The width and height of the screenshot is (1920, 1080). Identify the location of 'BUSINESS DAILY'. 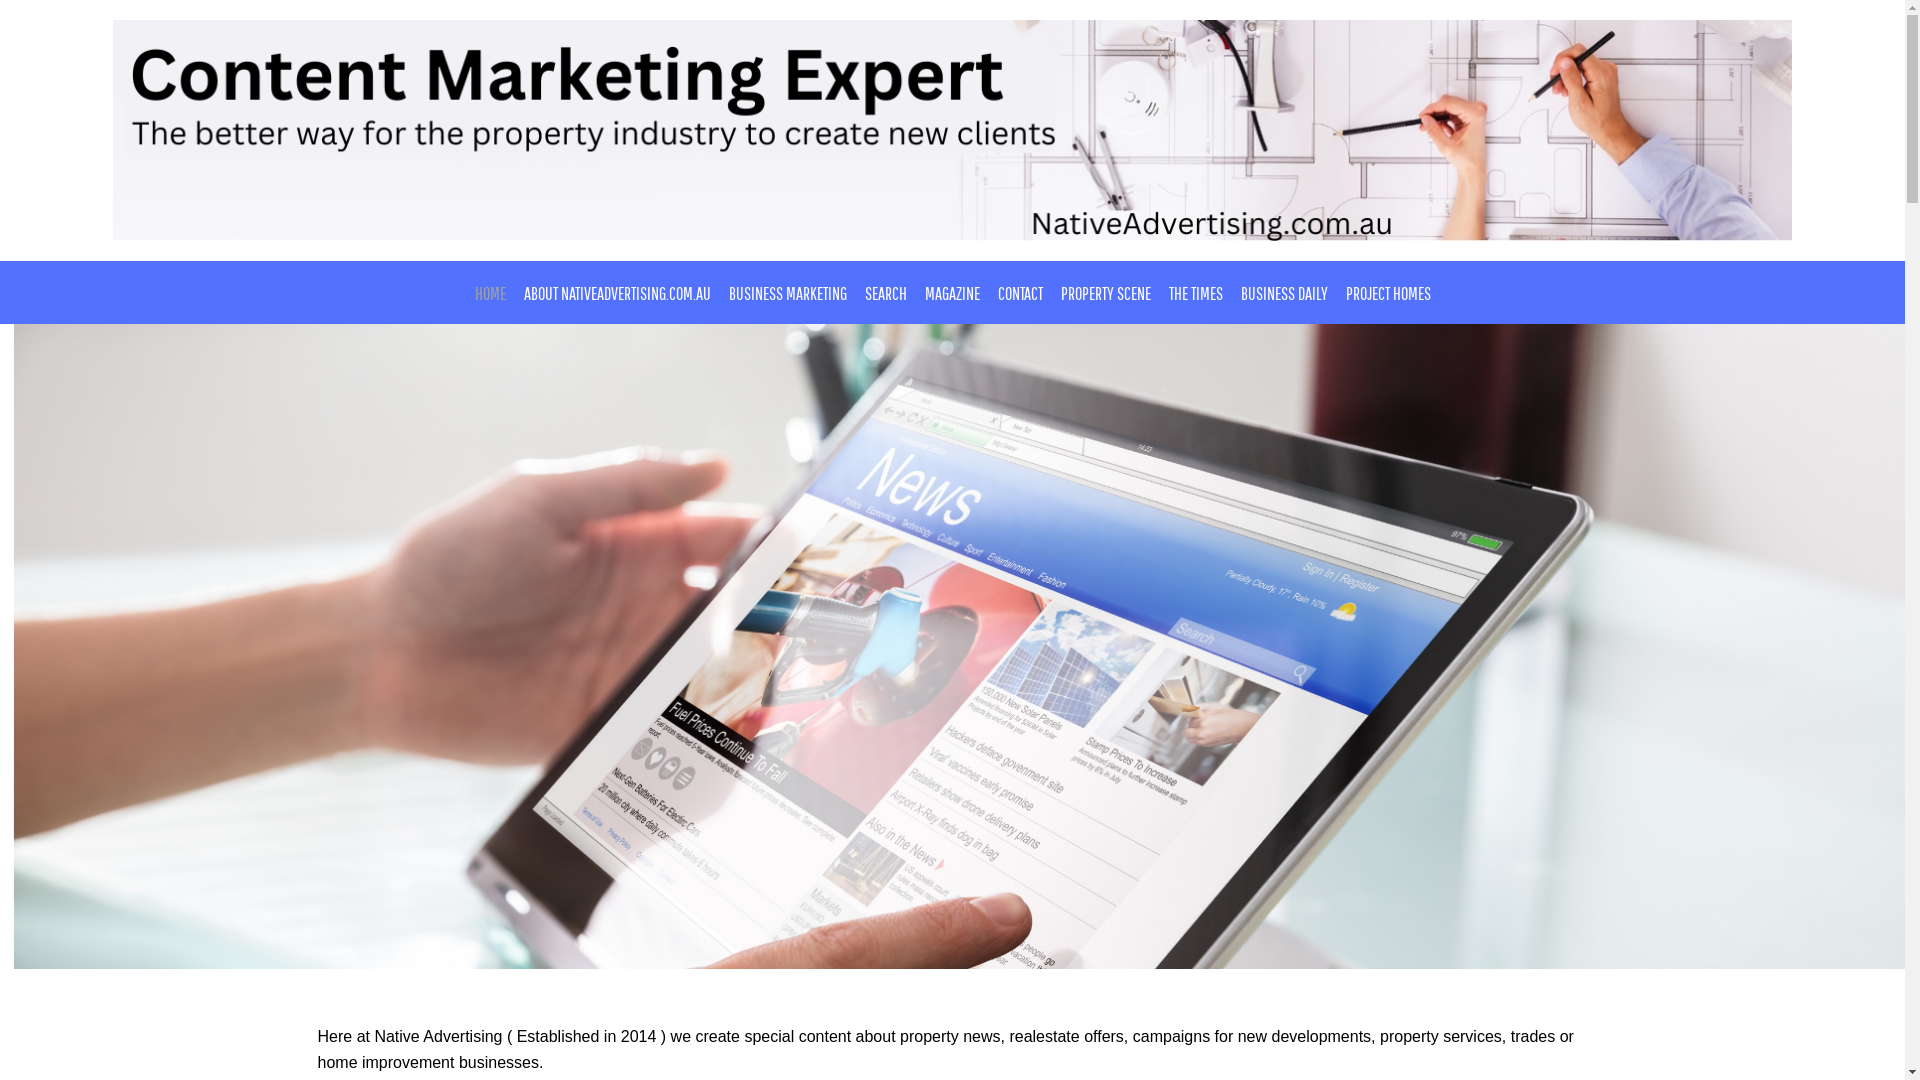
(1284, 293).